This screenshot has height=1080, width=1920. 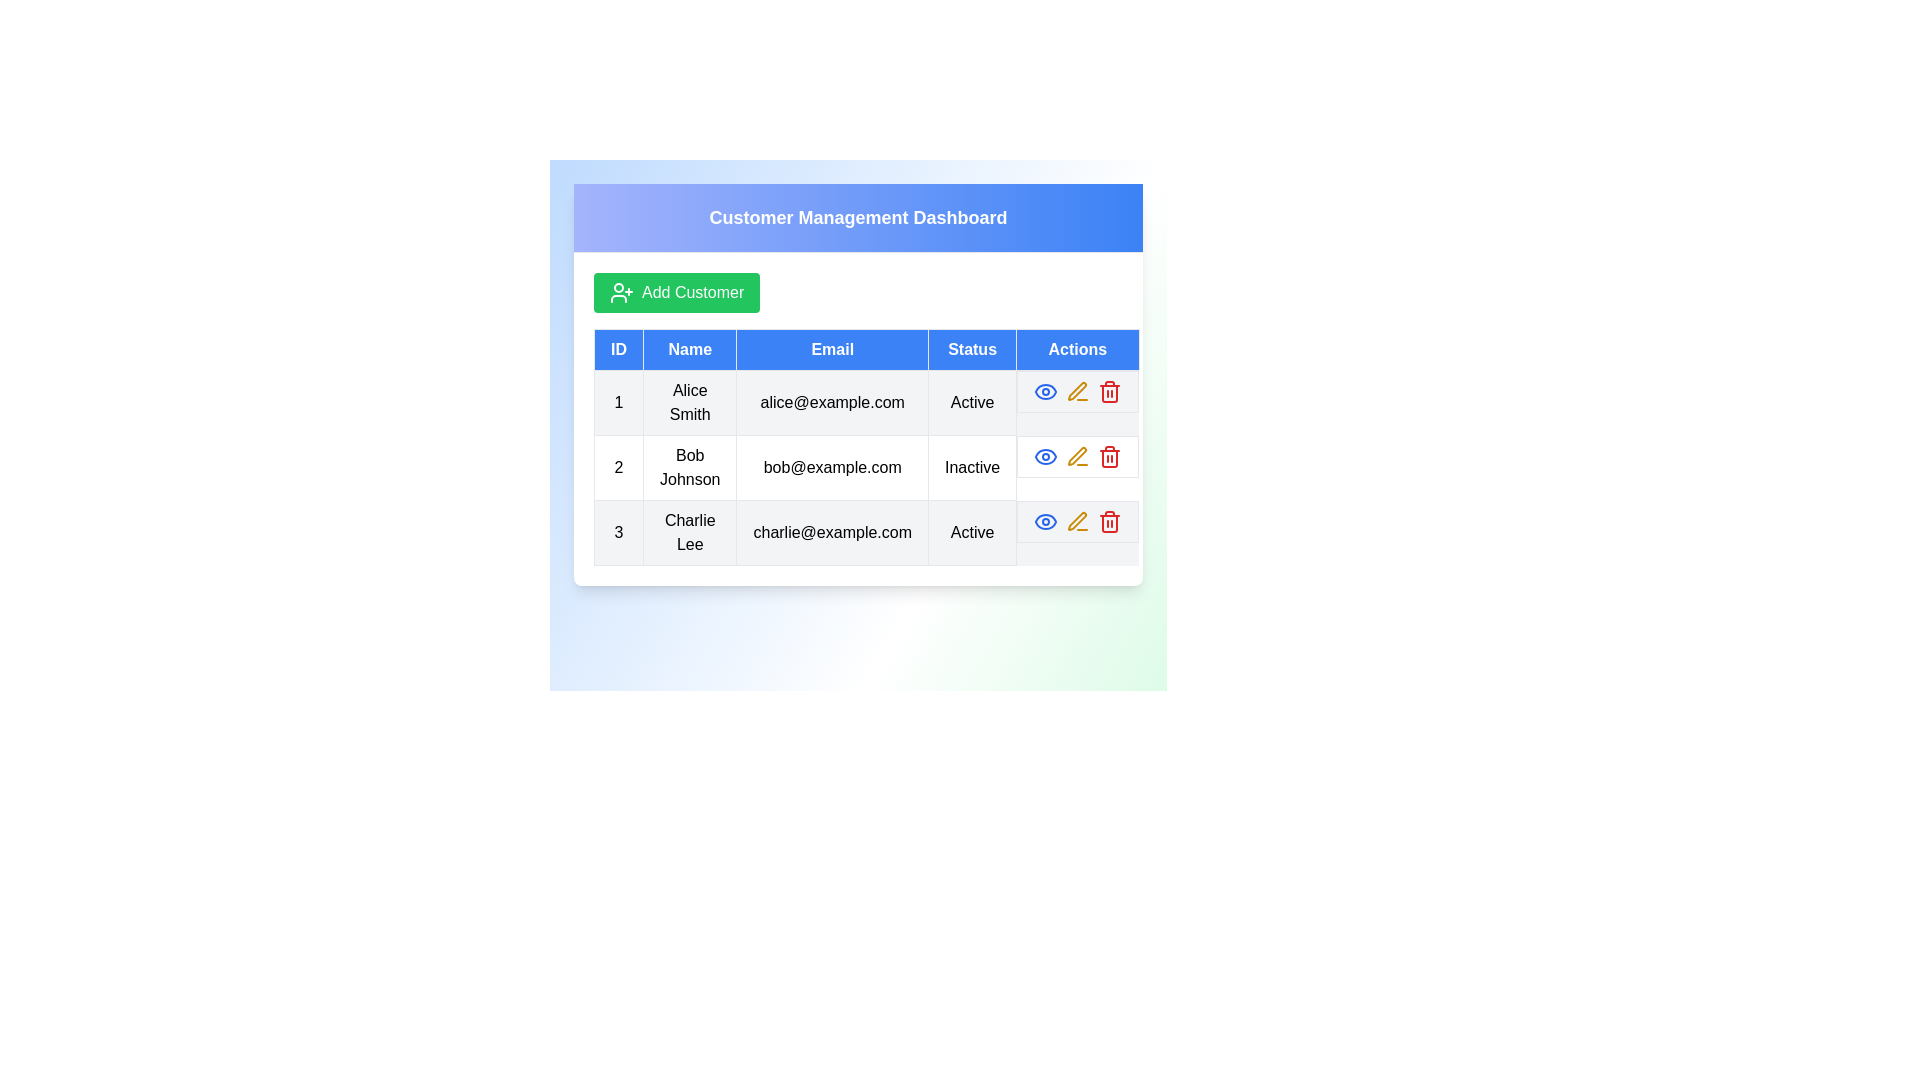 I want to click on the column header Status to sort the data, so click(x=973, y=349).